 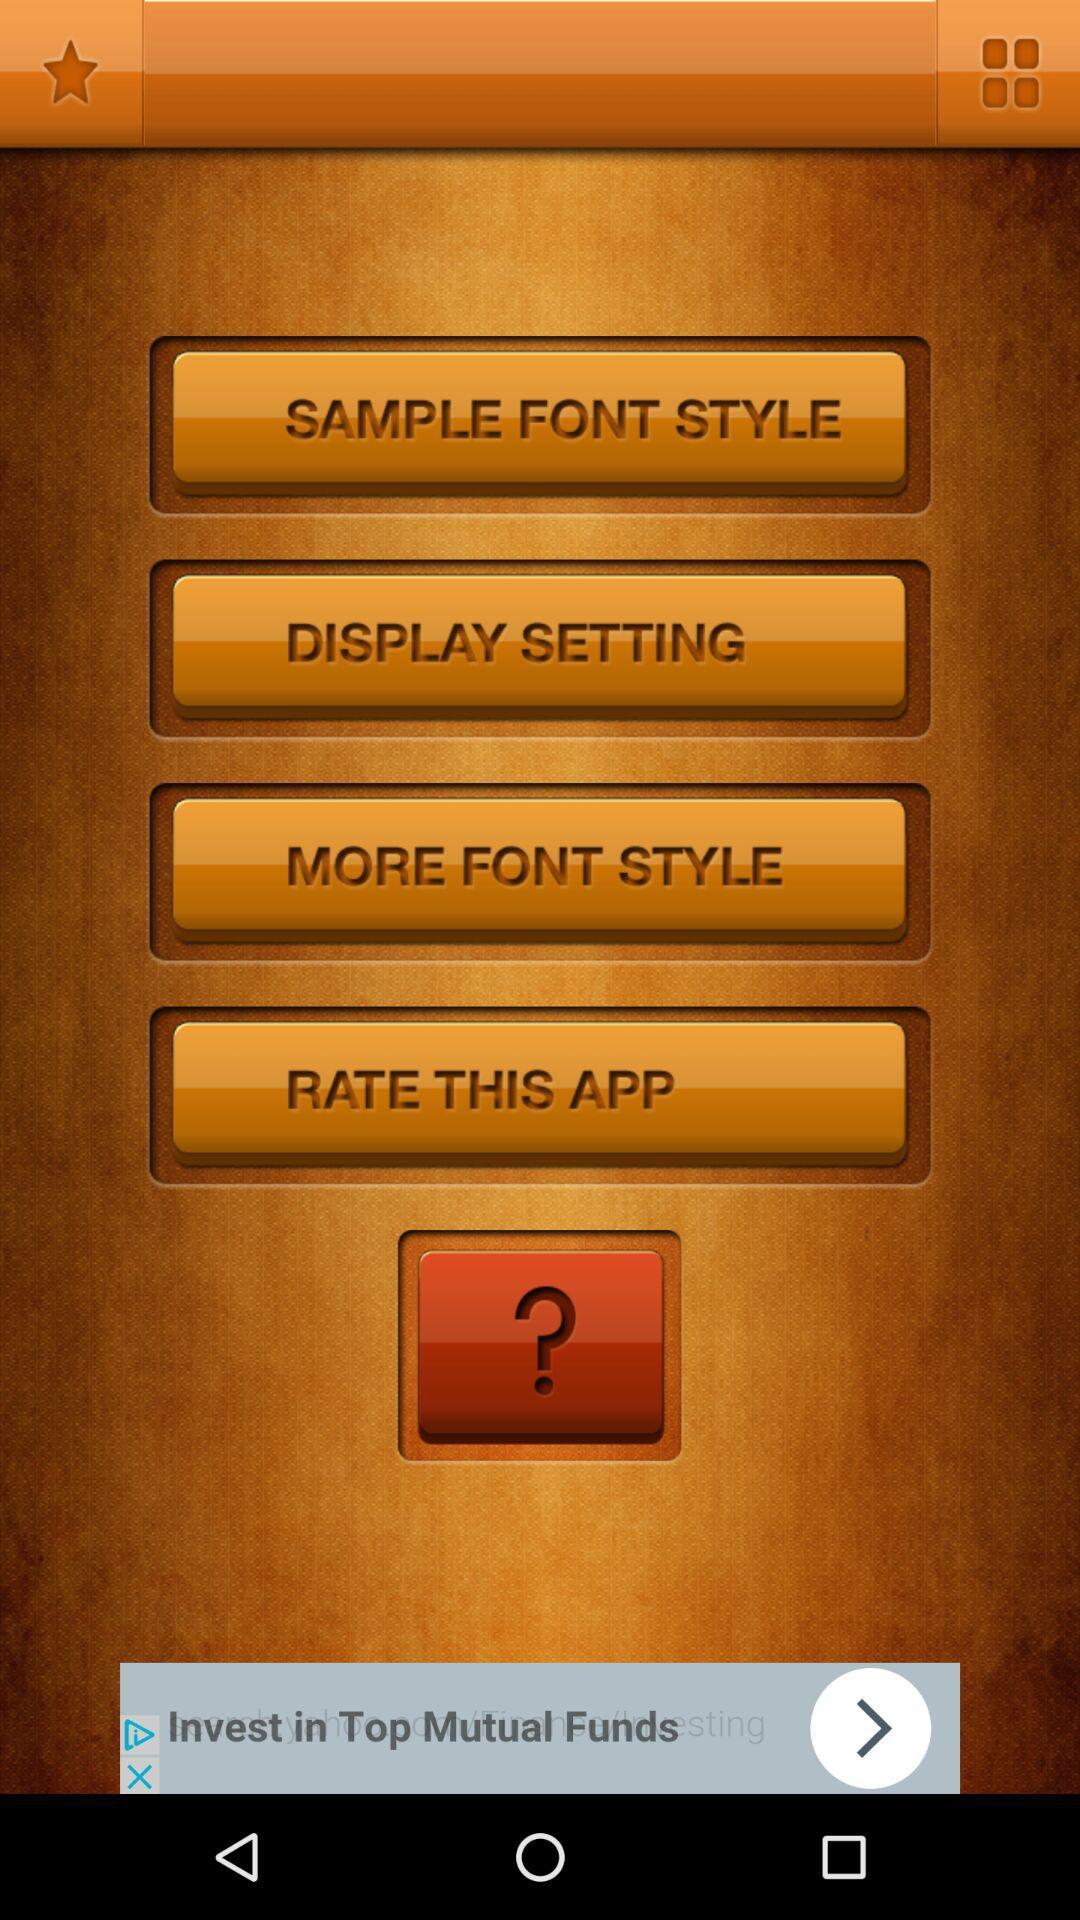 What do you see at coordinates (540, 426) in the screenshot?
I see `sample font style` at bounding box center [540, 426].